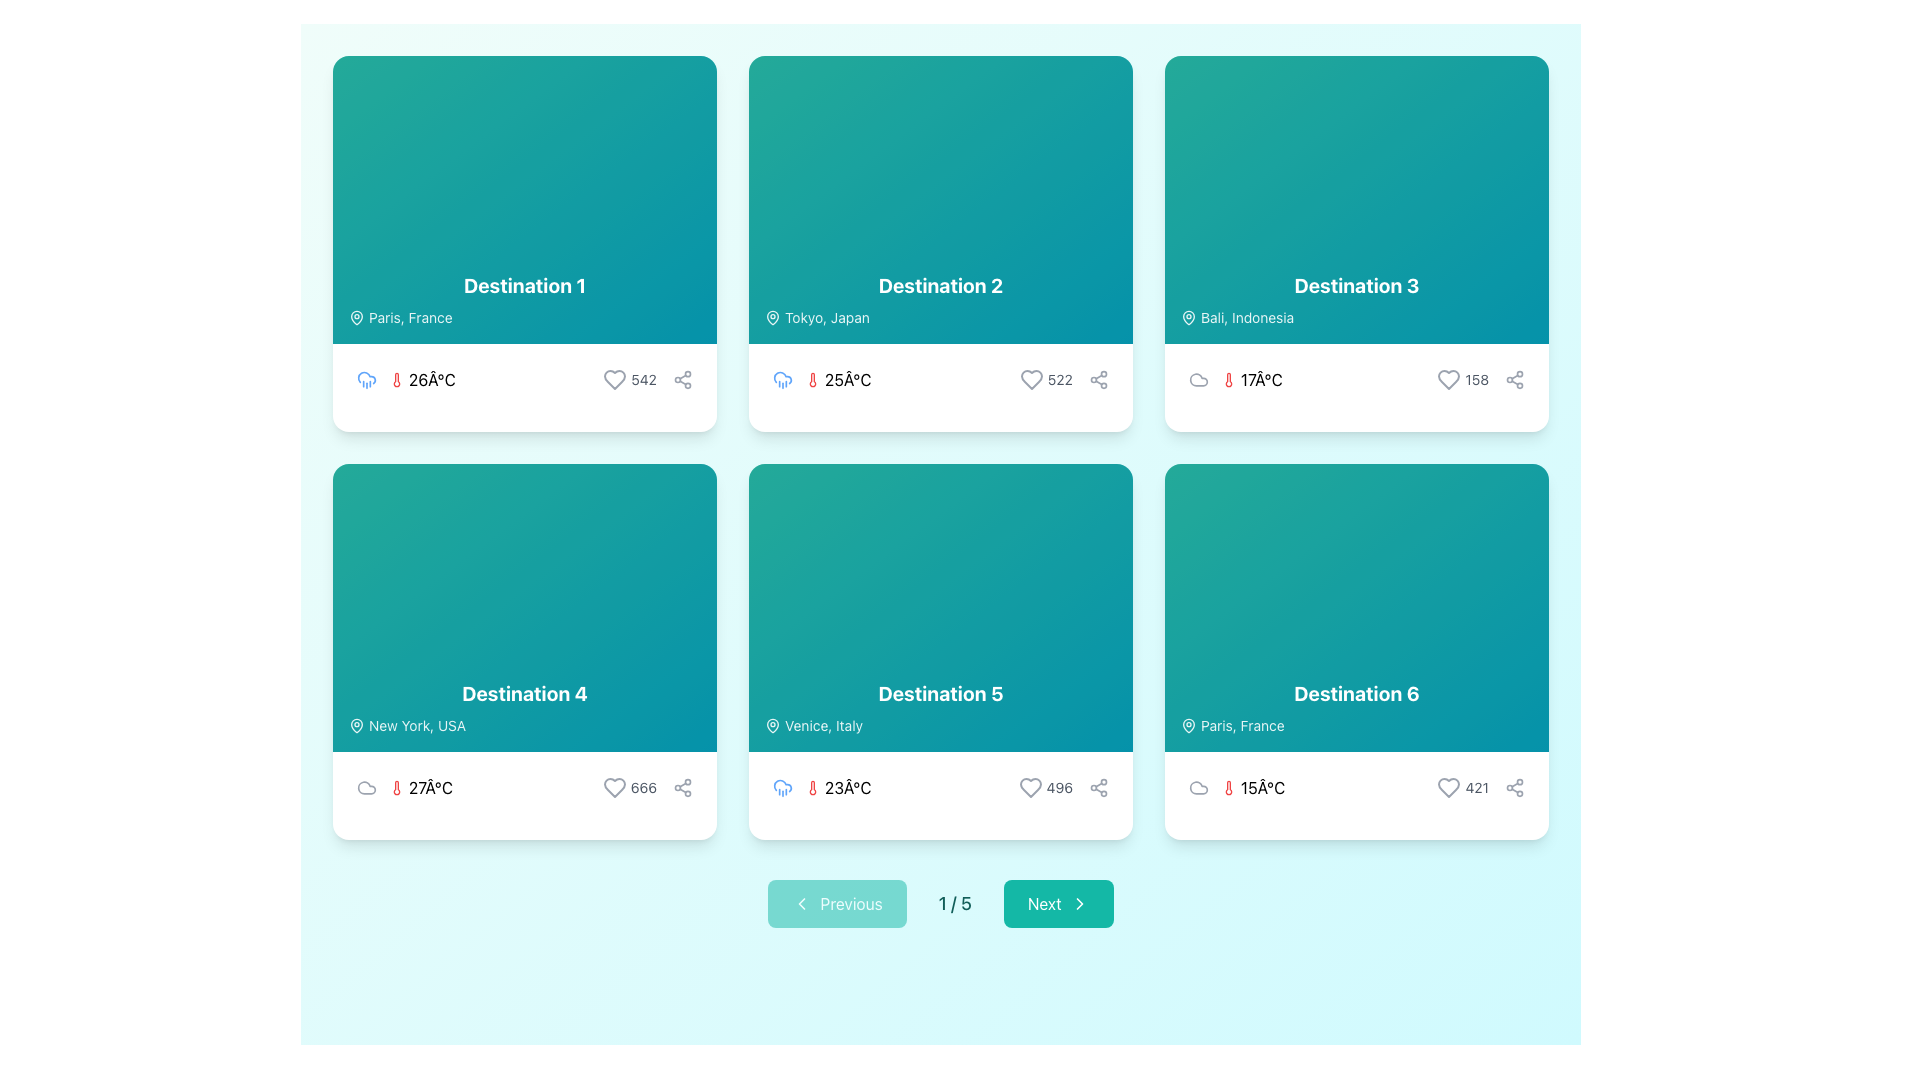  I want to click on the temperature icon on the card labeled 'Destination 5: Venice, Italy', located in the second row and second column of the layout, so click(812, 786).